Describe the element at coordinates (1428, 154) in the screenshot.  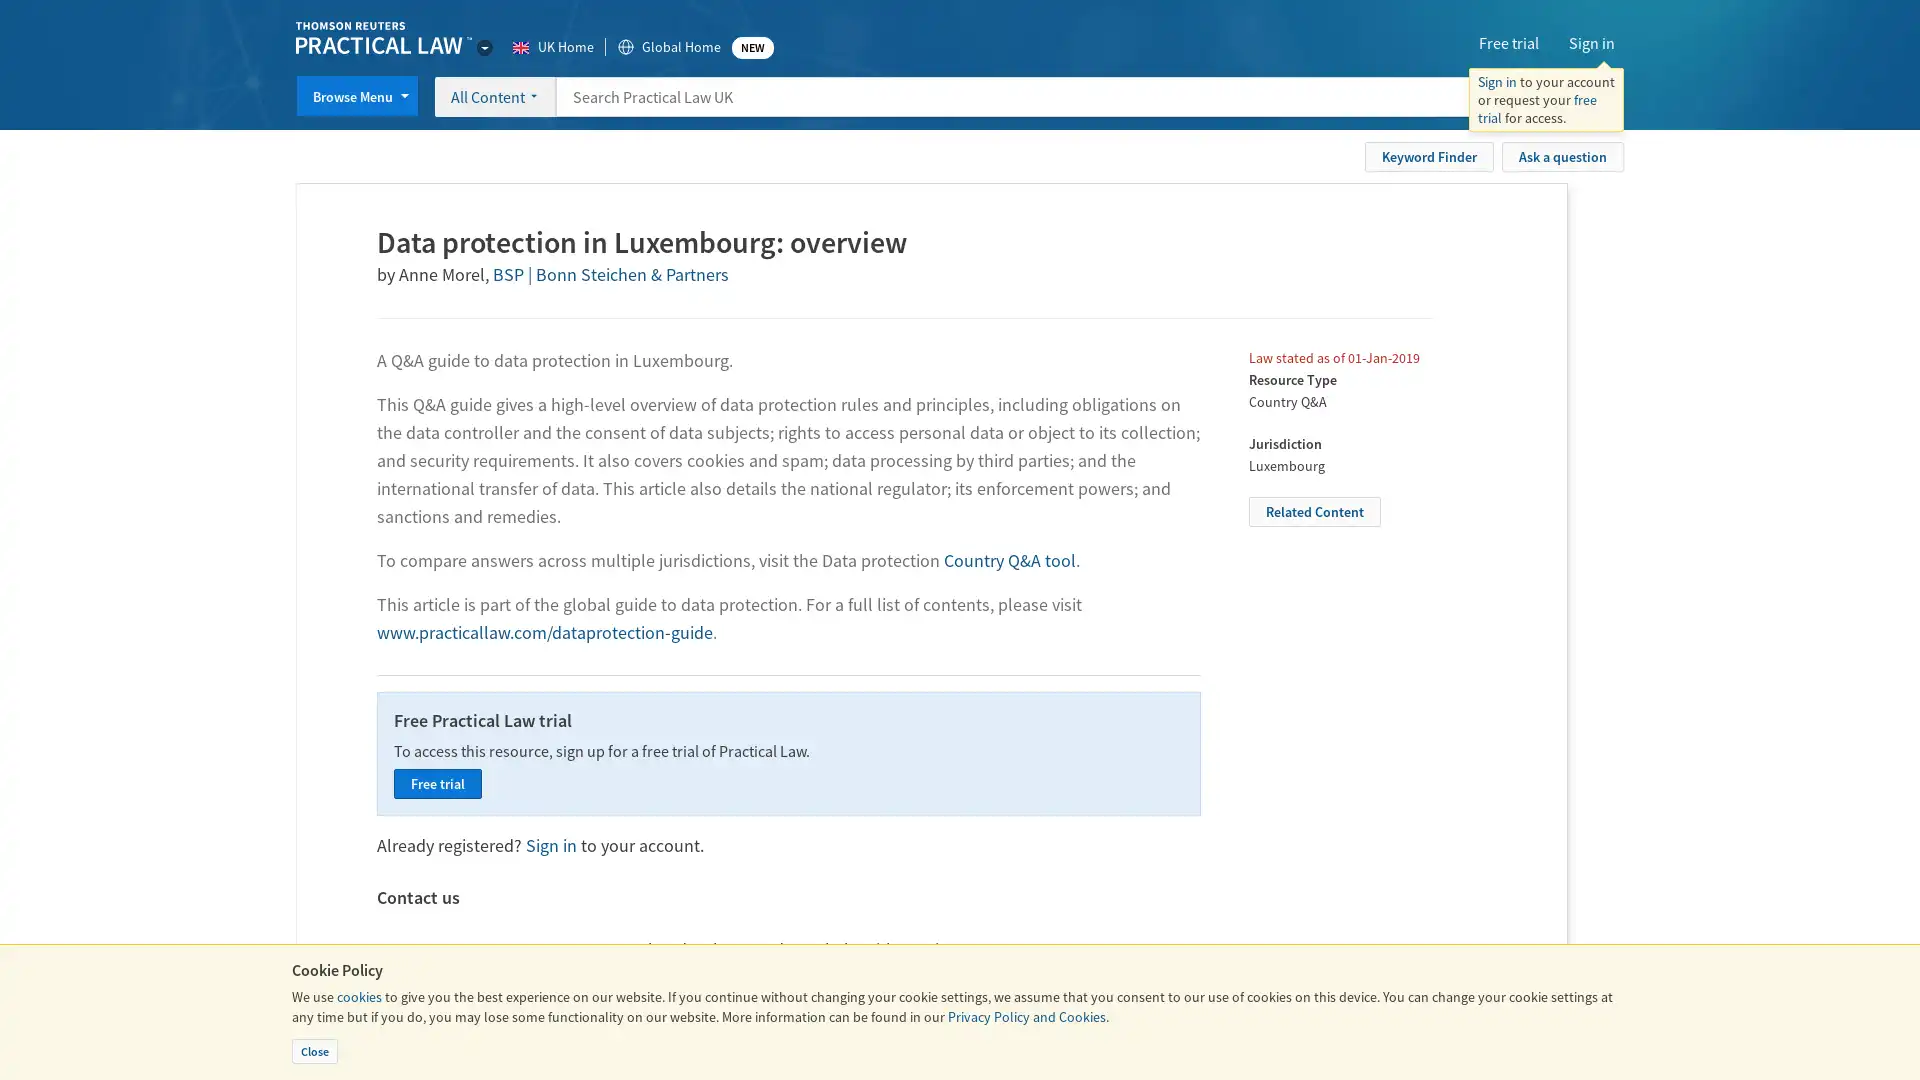
I see `Keyword Finder` at that location.